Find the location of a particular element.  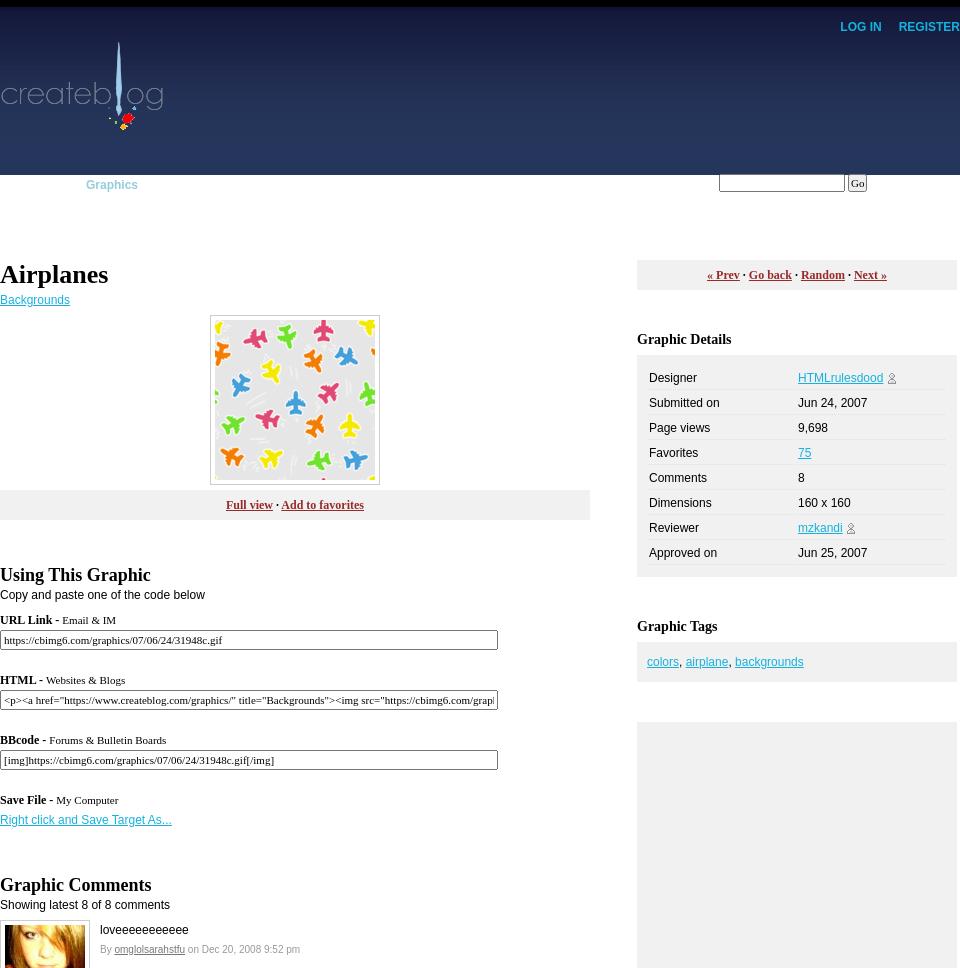

'Right click and Save Target As...' is located at coordinates (0, 819).